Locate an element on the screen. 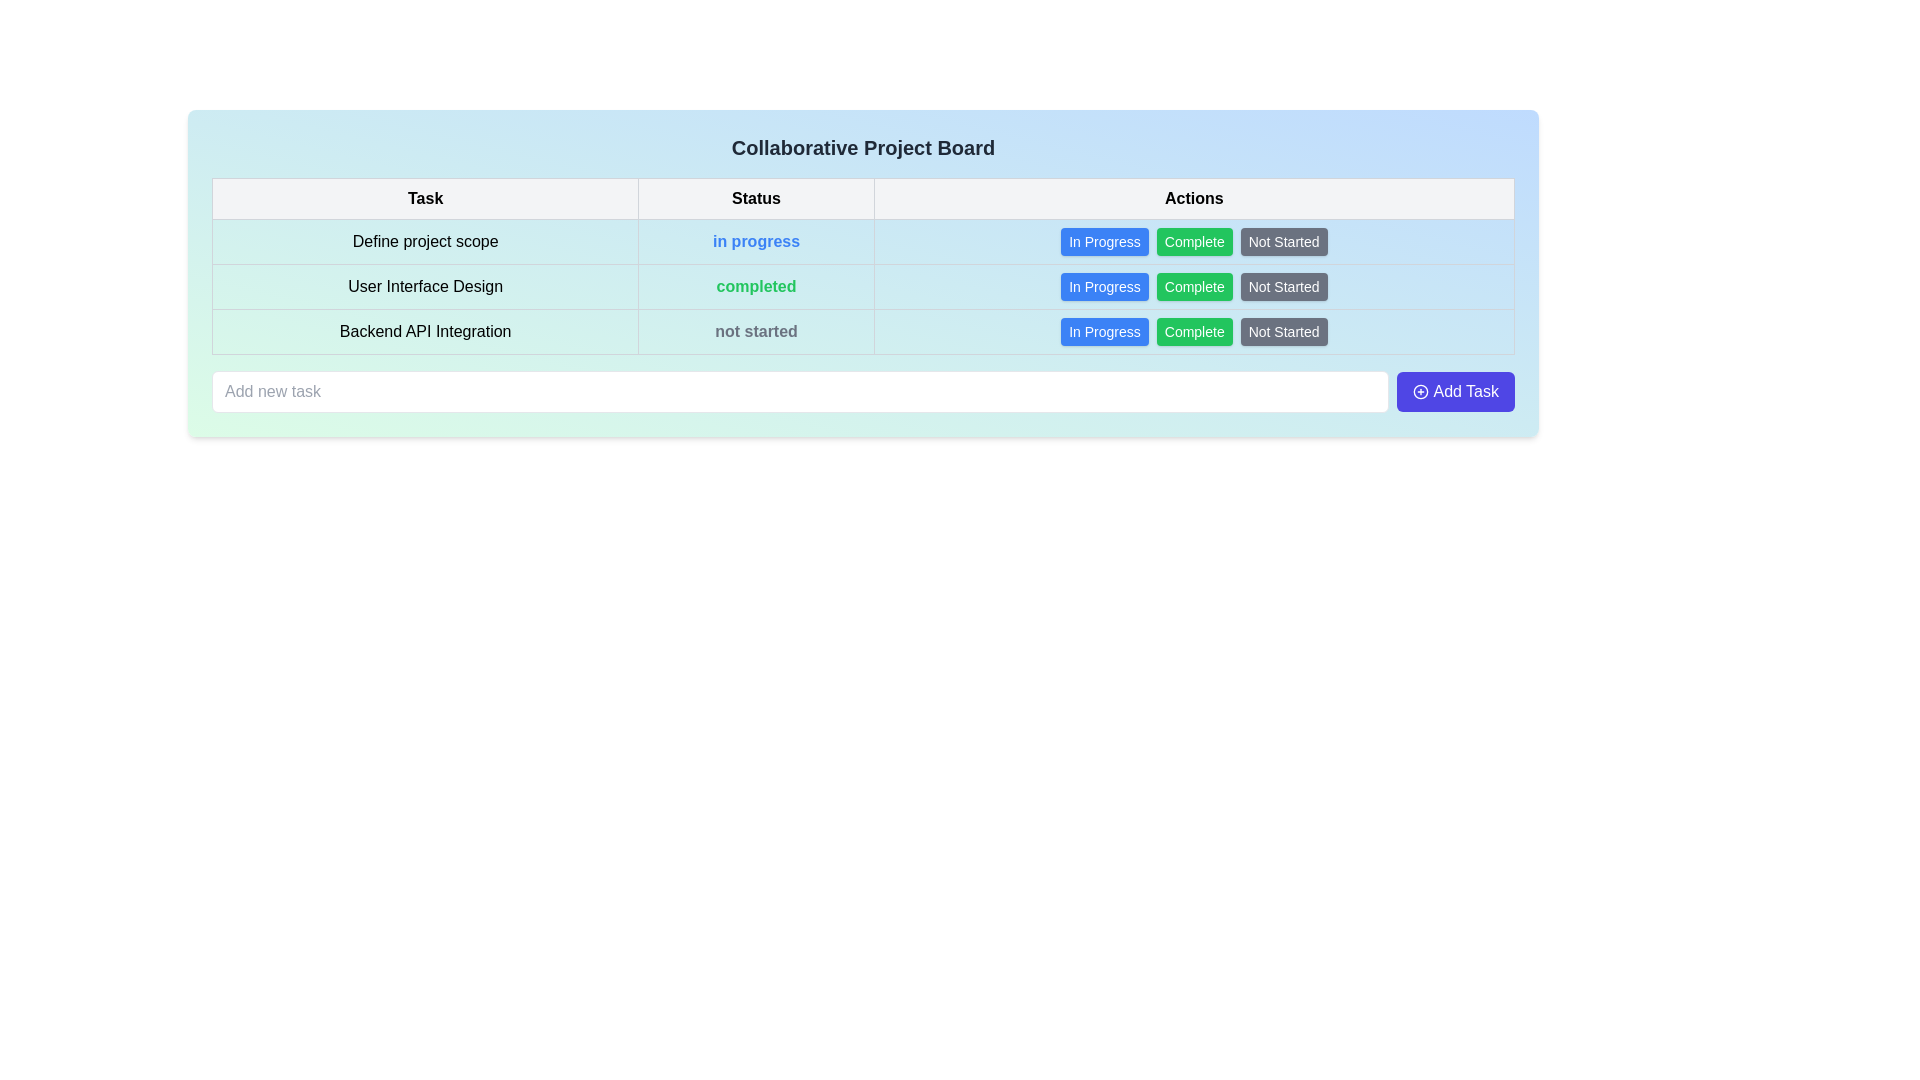 This screenshot has width=1920, height=1080. the 'In Progress' button, which is the second button in the 'Actions' column of the table row for the completed task is located at coordinates (1103, 286).